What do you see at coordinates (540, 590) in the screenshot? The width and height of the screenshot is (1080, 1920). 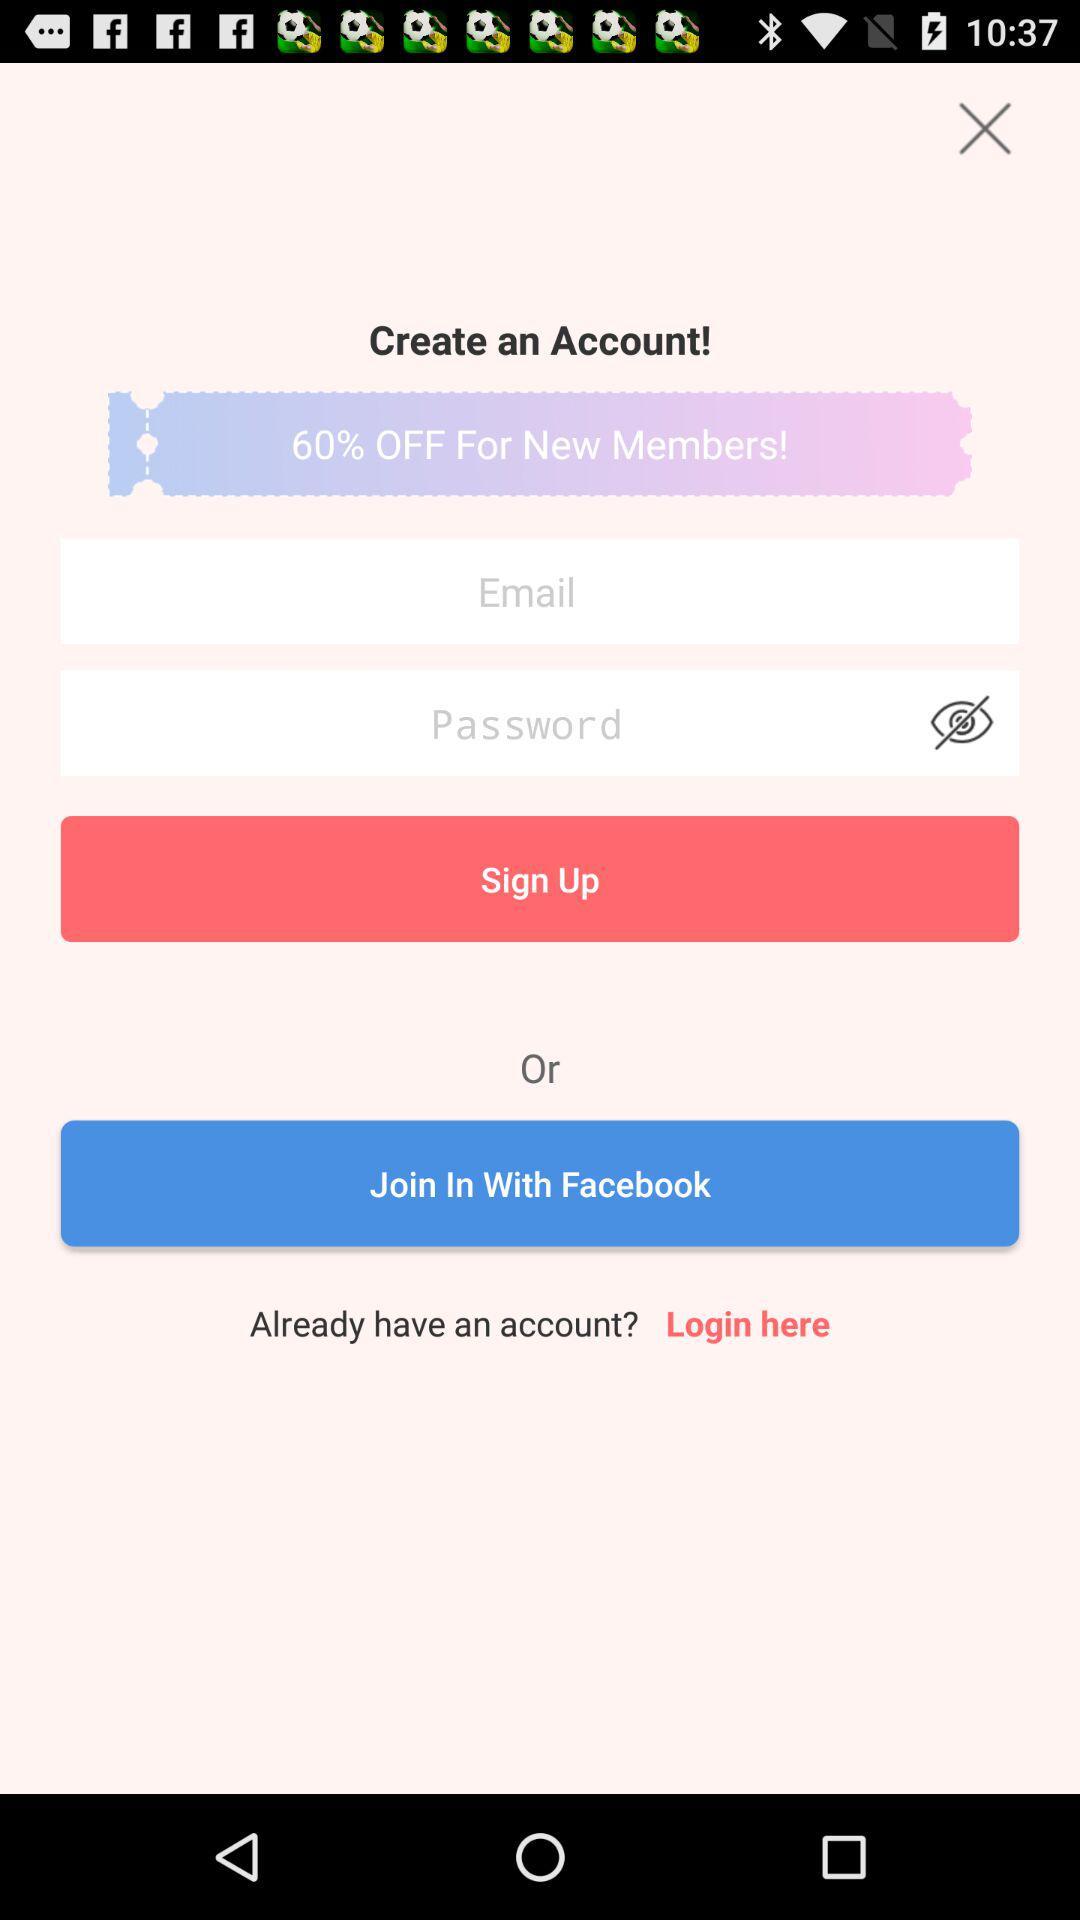 I see `type your email` at bounding box center [540, 590].